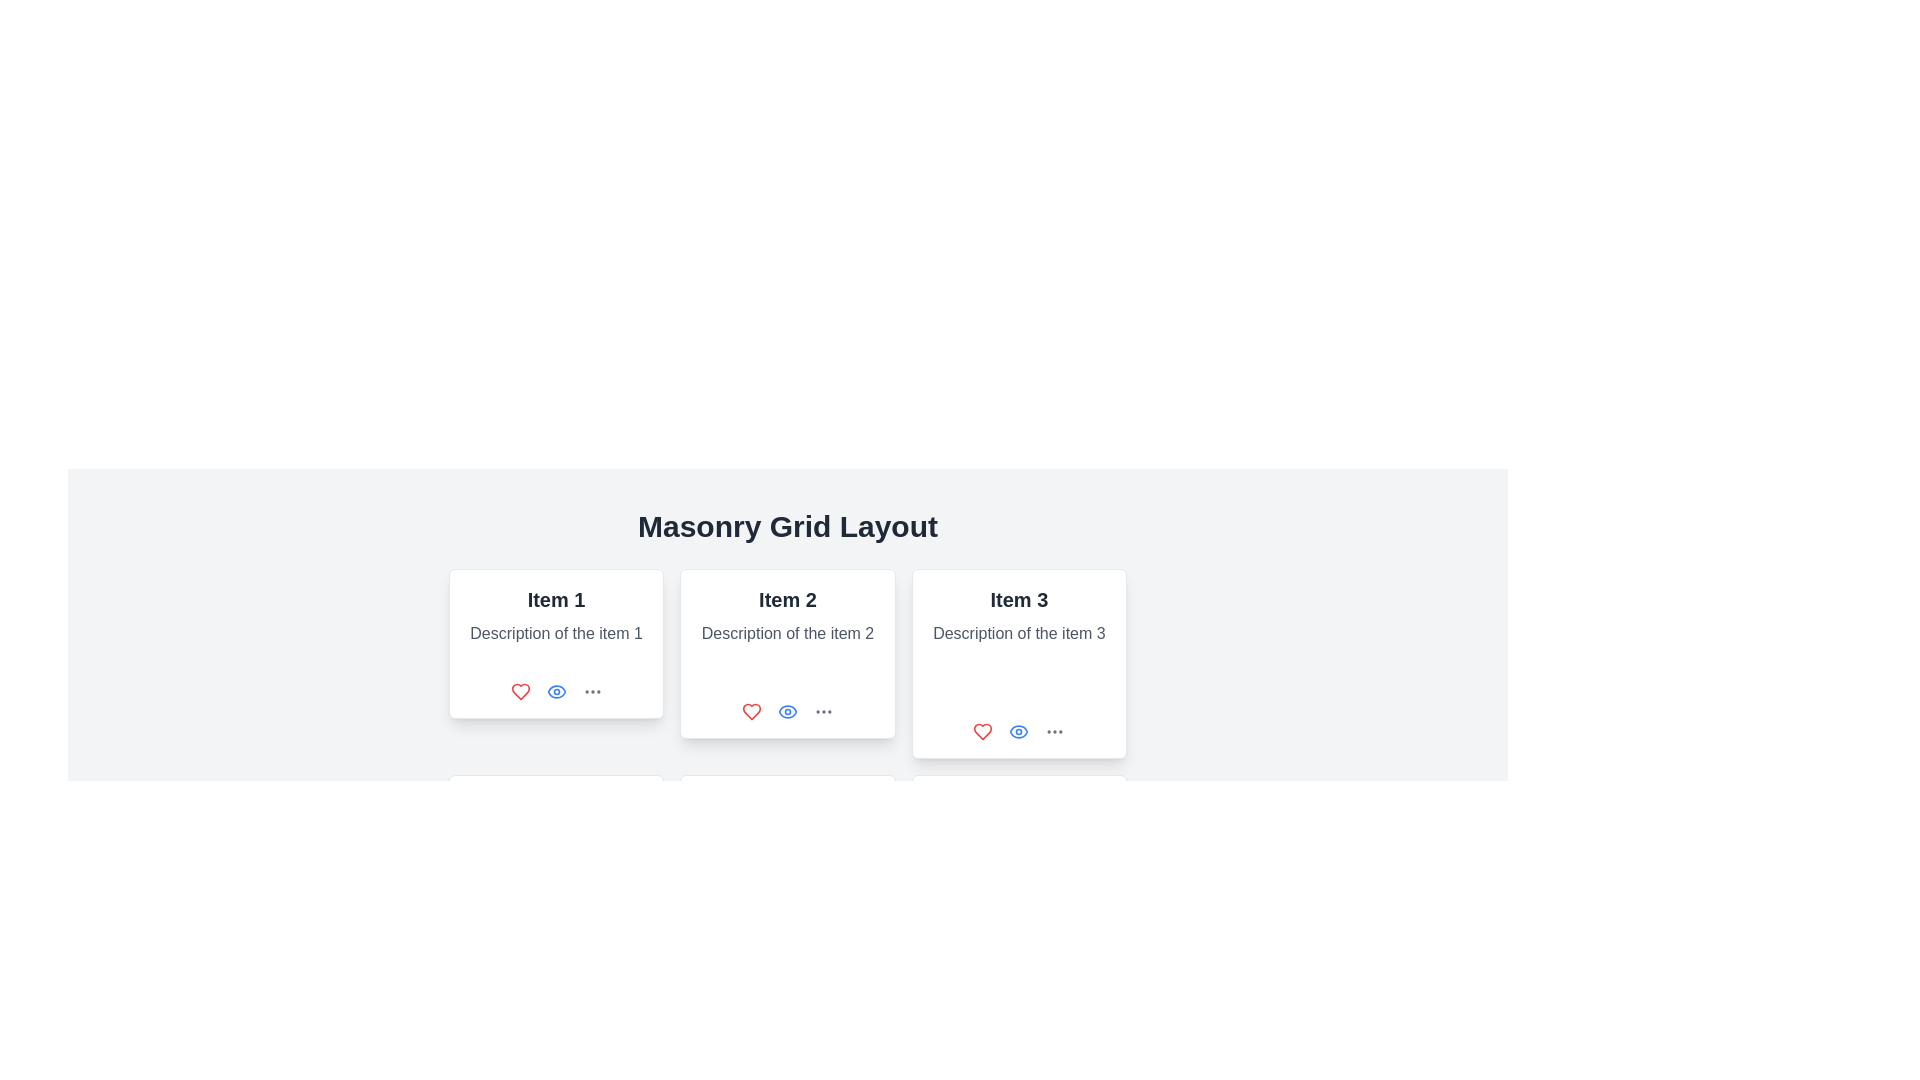  Describe the element at coordinates (786, 711) in the screenshot. I see `the blue eye icon button located at the bottom of the second card labeled 'Item 2'` at that location.